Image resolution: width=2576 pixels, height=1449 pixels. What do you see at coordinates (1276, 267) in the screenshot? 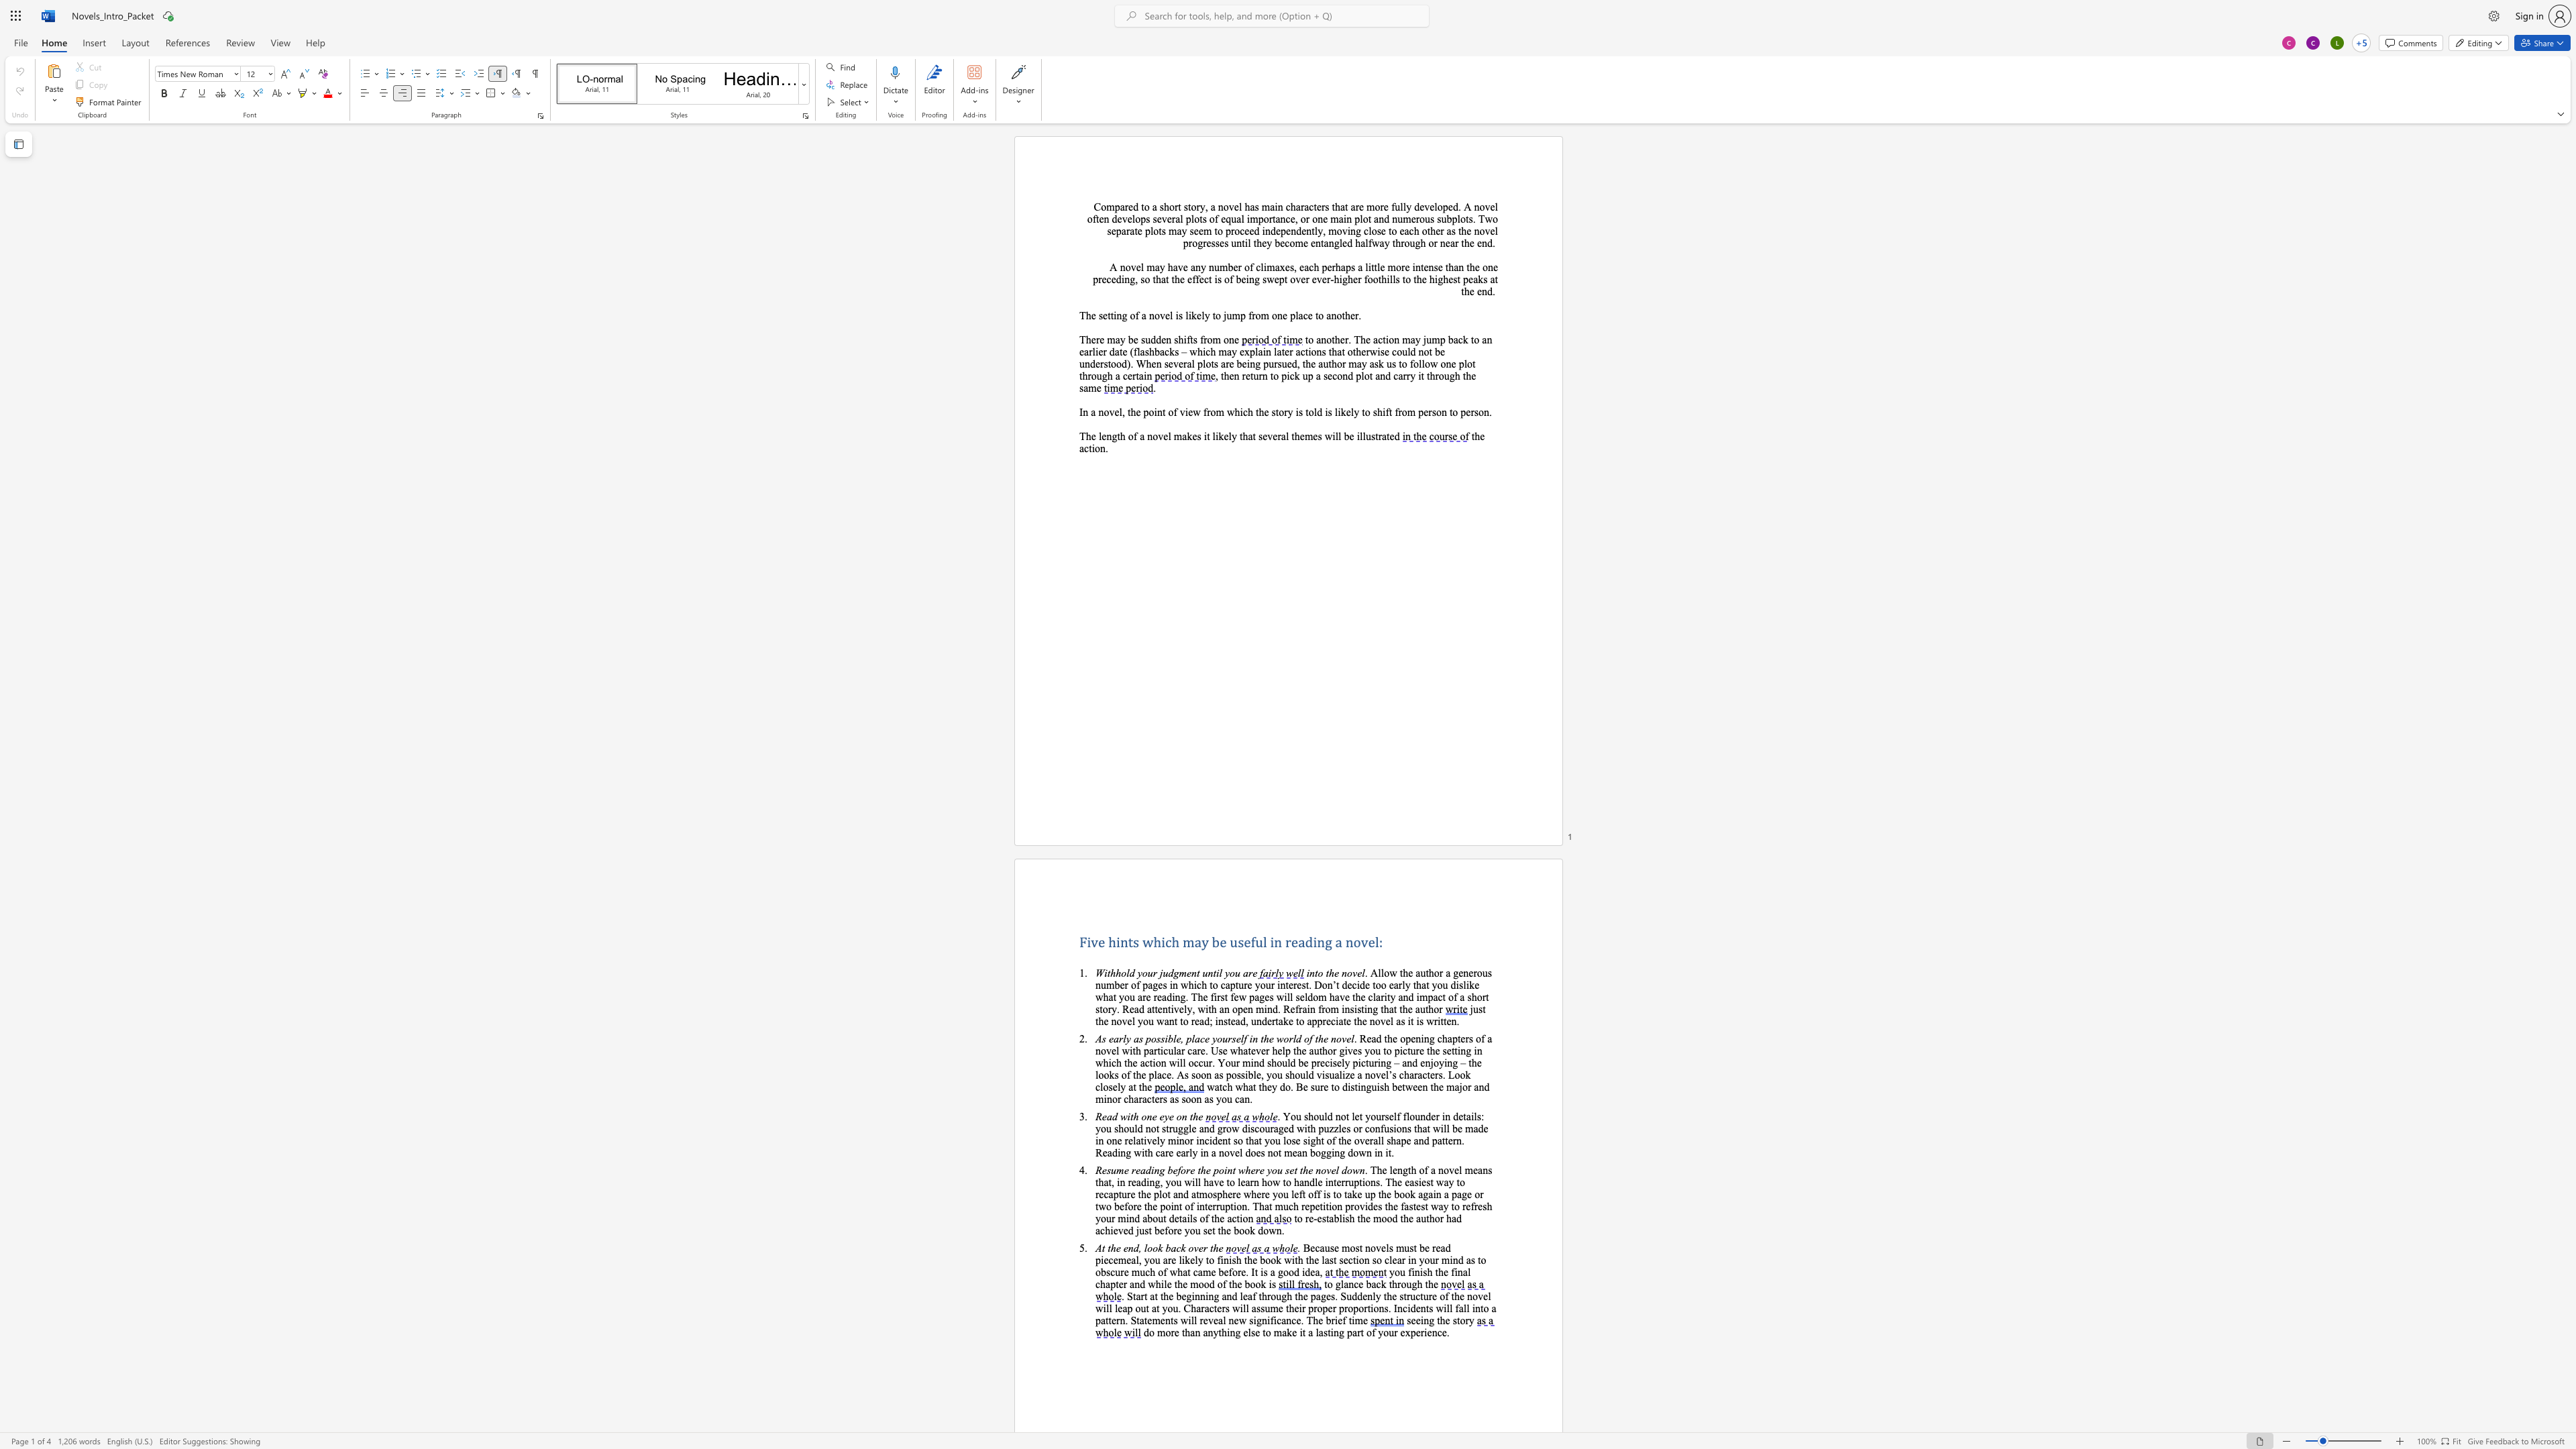
I see `the 4th character "a" in the text` at bounding box center [1276, 267].